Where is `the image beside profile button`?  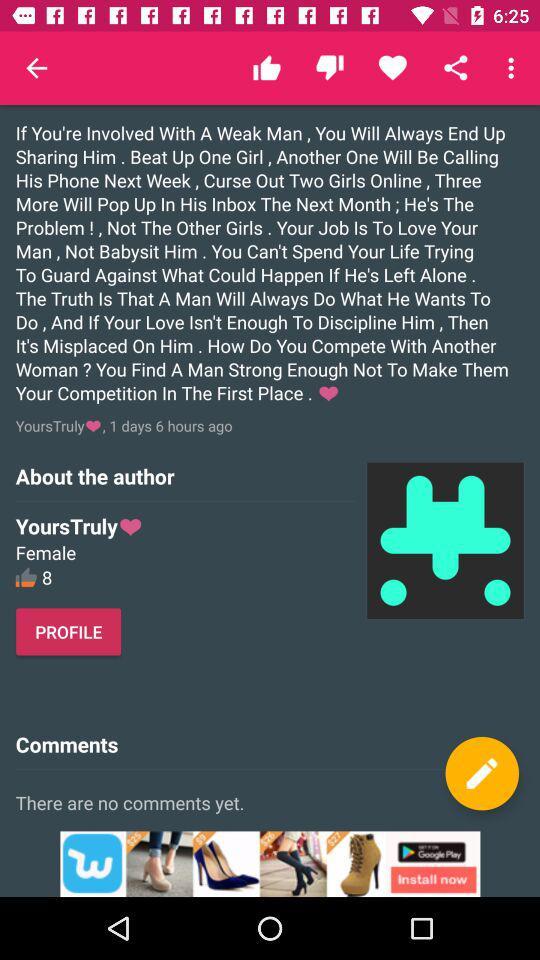 the image beside profile button is located at coordinates (445, 539).